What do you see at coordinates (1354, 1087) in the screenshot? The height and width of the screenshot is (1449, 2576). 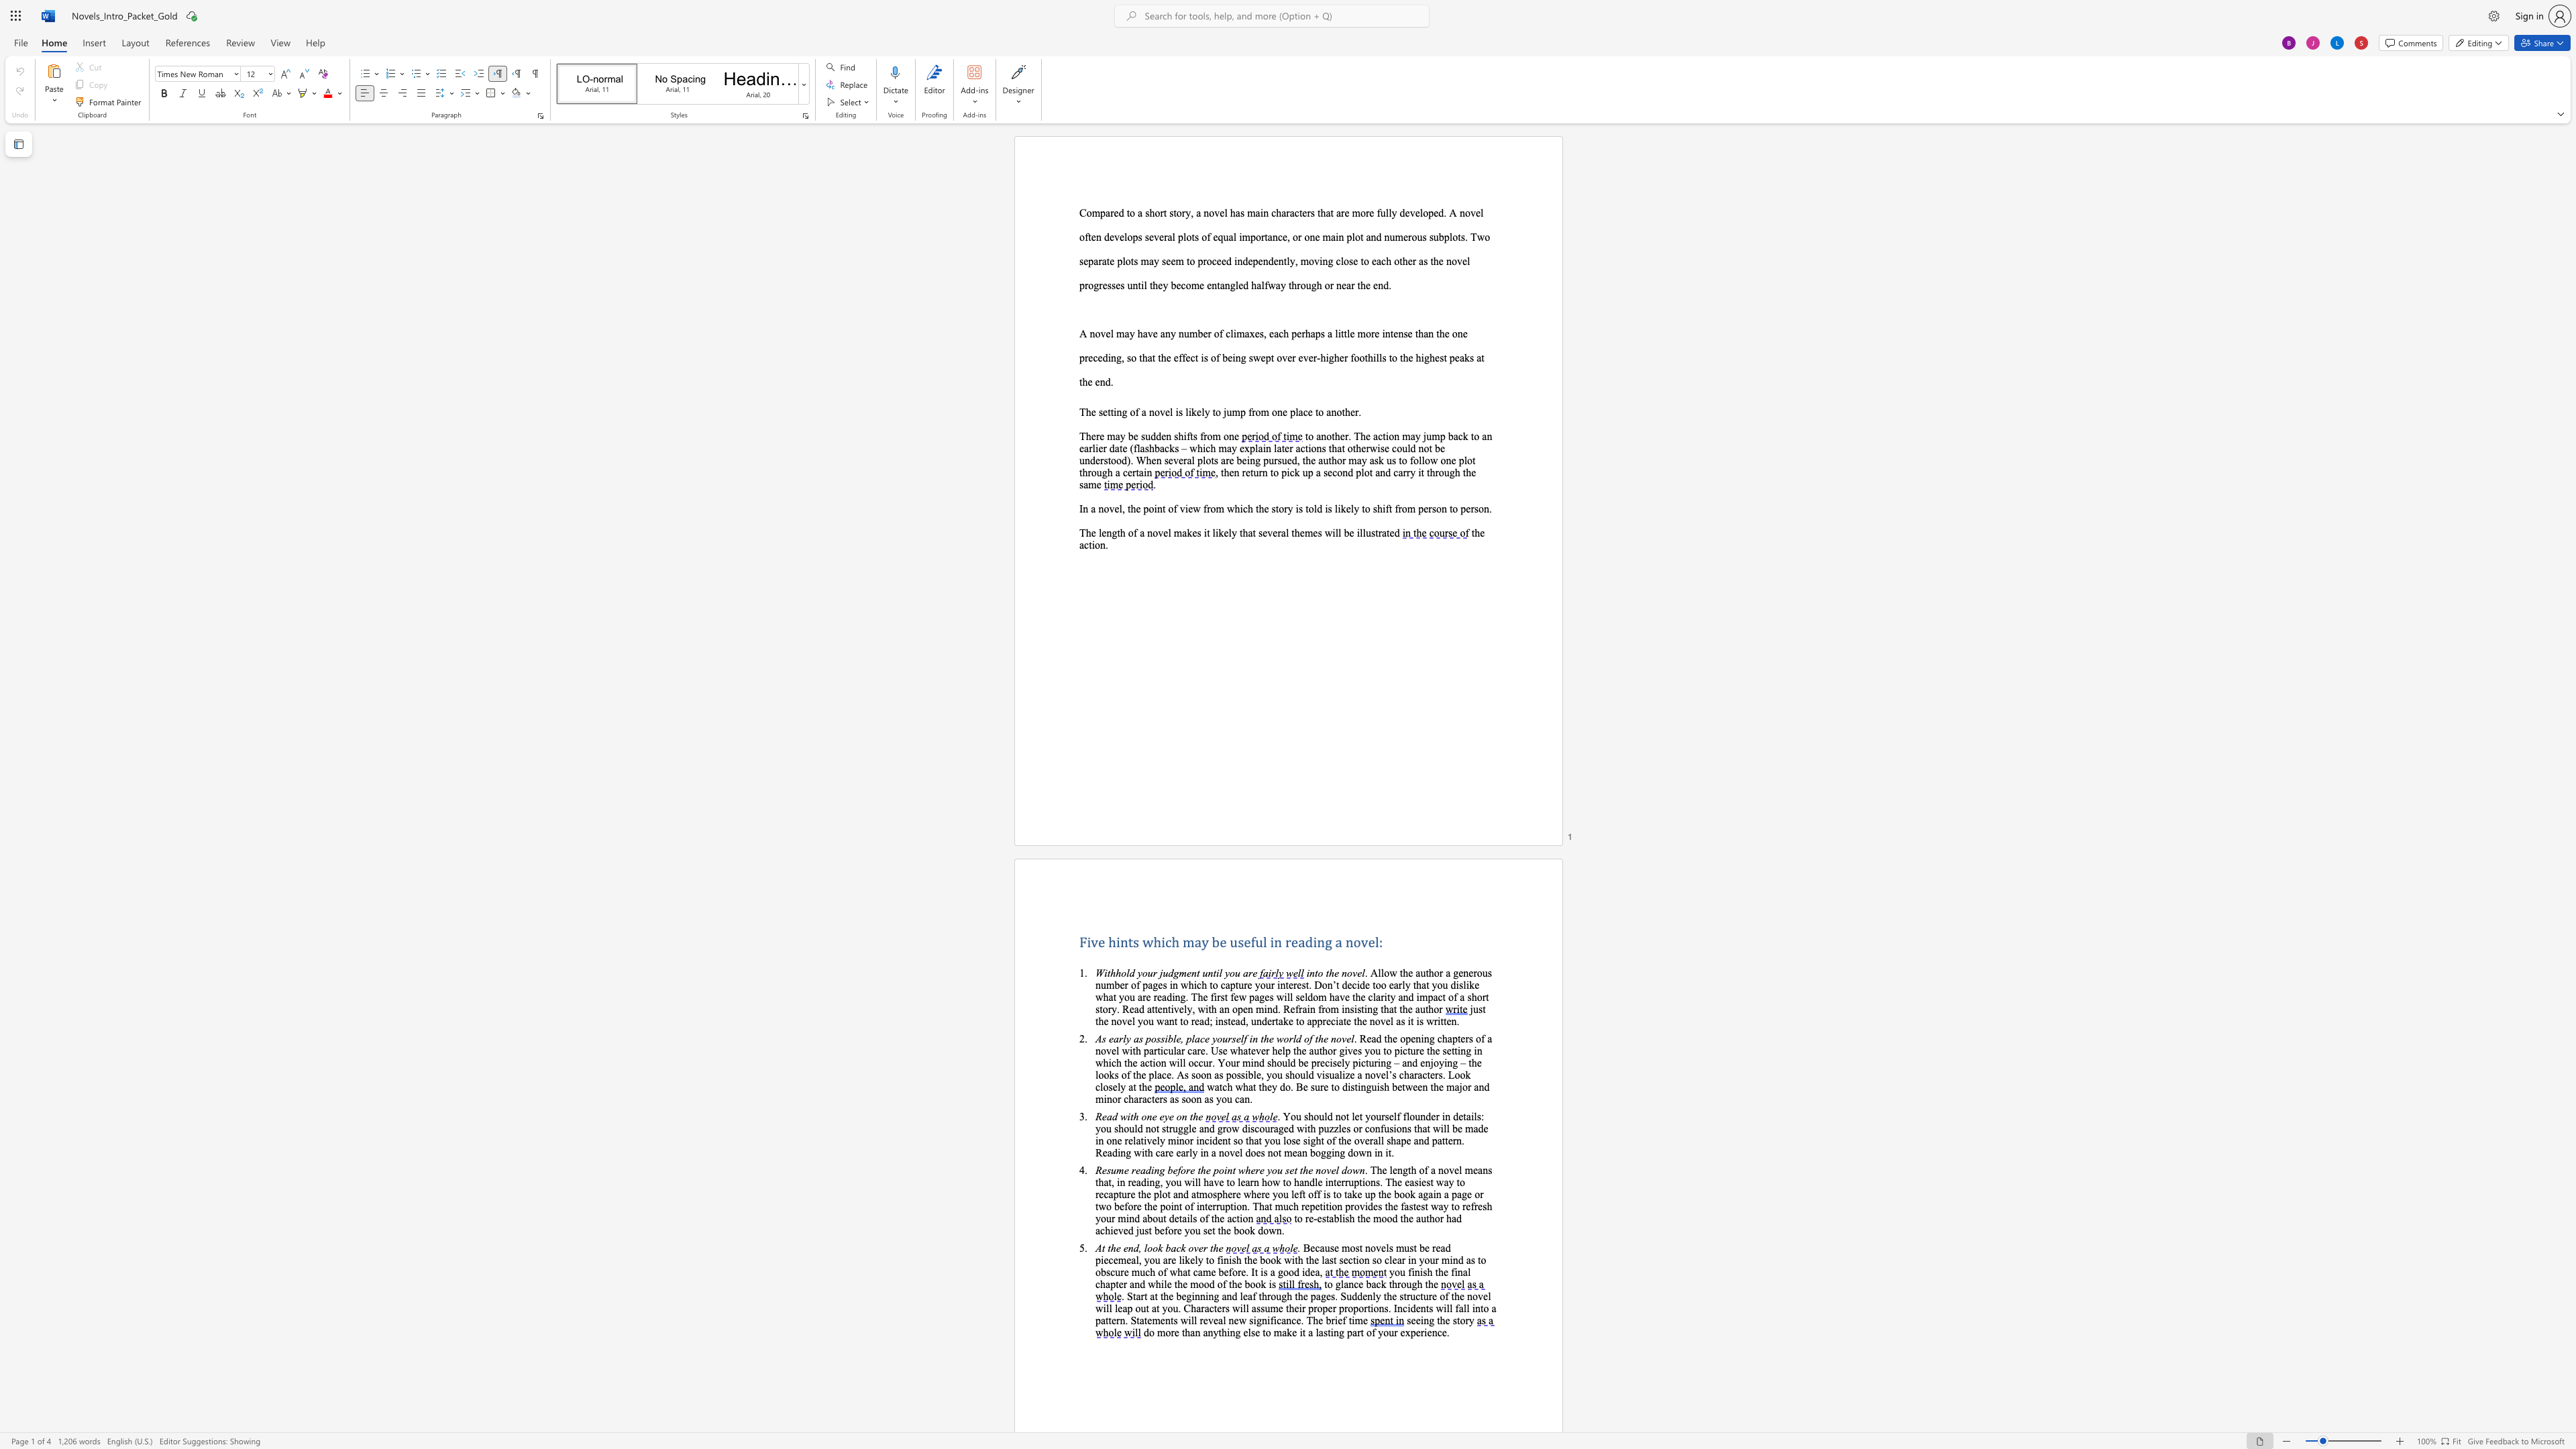 I see `the 5th character "t" in the text` at bounding box center [1354, 1087].